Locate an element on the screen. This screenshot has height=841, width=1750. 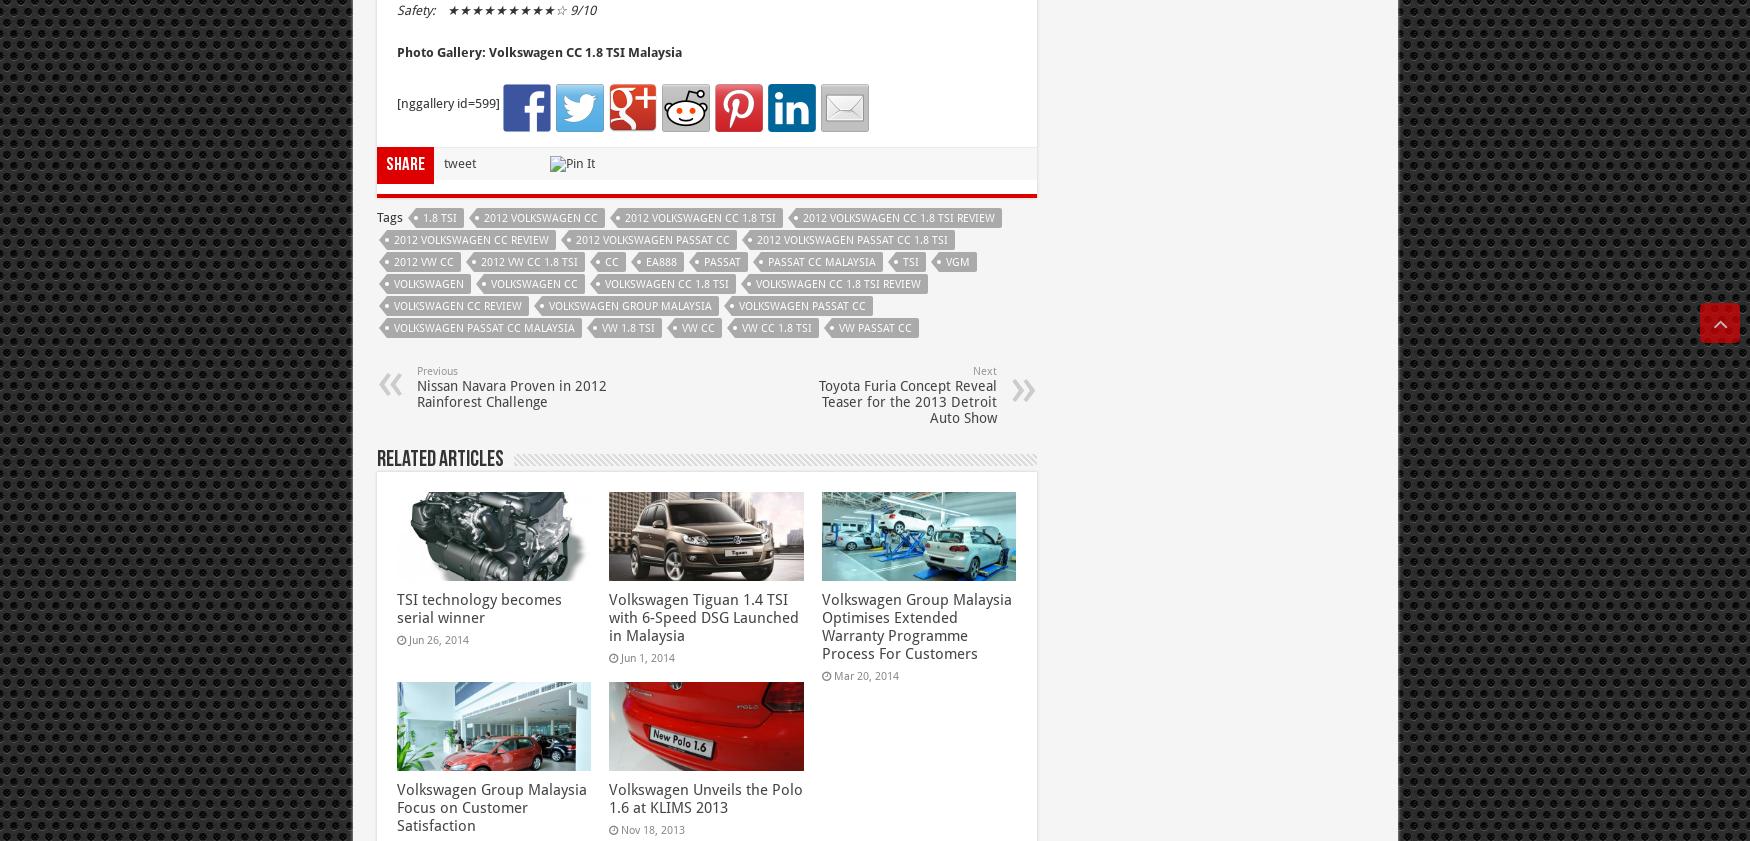
'VGM' is located at coordinates (957, 260).